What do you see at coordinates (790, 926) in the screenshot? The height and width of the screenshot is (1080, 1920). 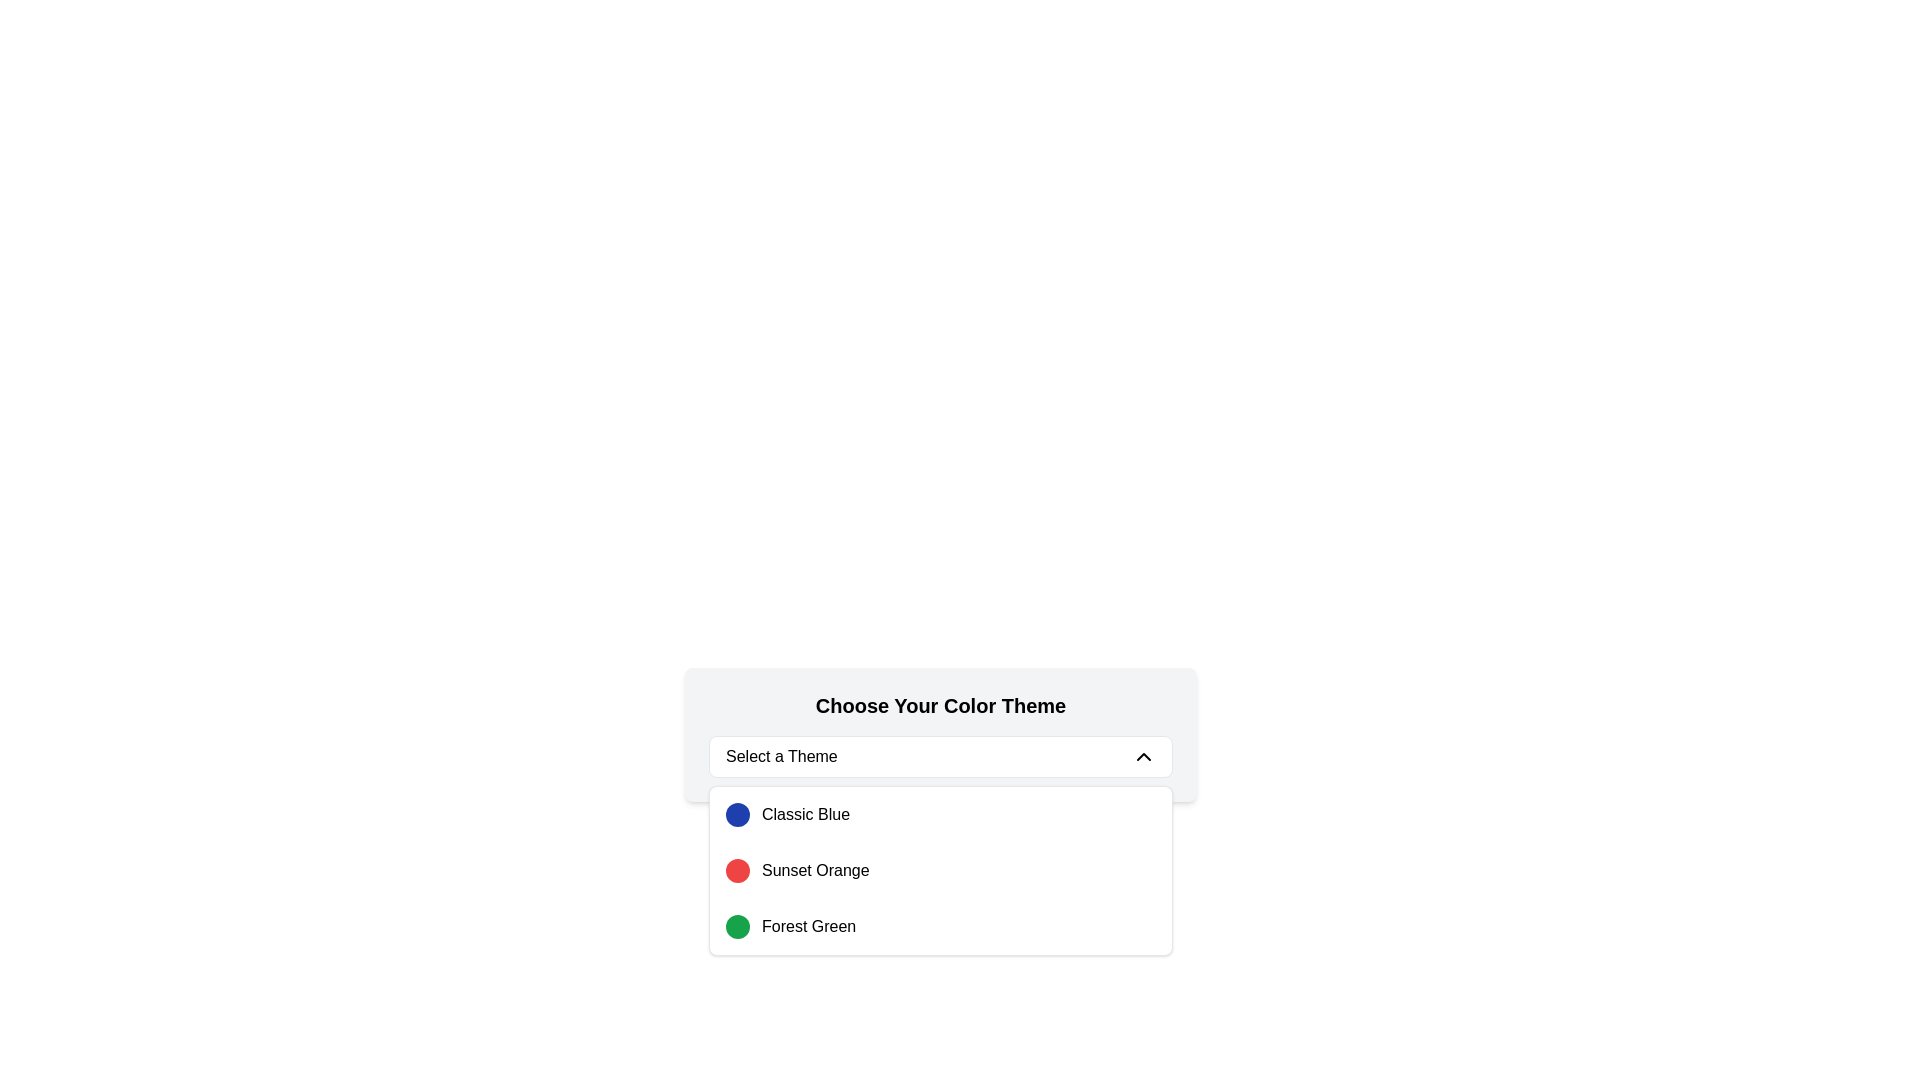 I see `the last selectable option in the 'Choose Your Color Theme' dropdown, which applies a 'Forest Green' theme` at bounding box center [790, 926].